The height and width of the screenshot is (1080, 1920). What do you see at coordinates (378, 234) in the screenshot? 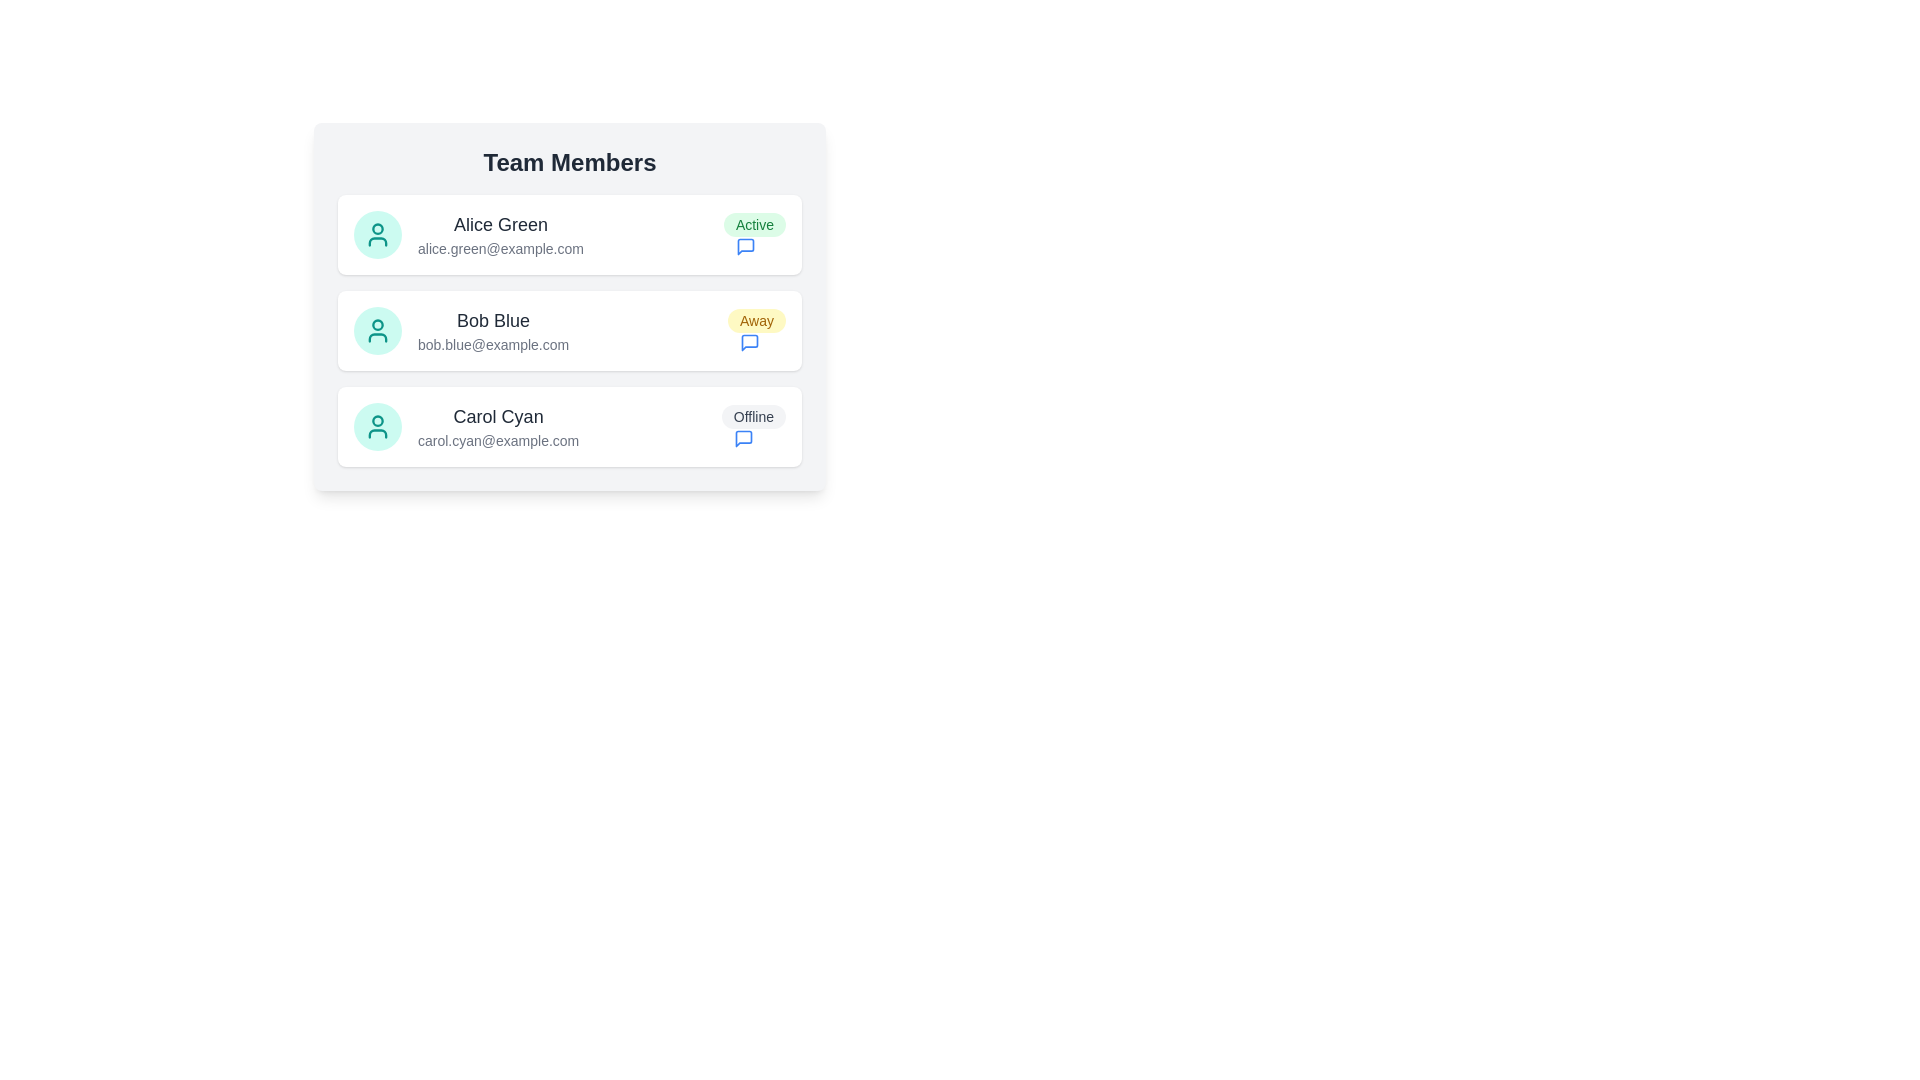
I see `the user icon representing Alice Green, located at the top-left corner of the first card in the list, adjacent to the name label and email` at bounding box center [378, 234].